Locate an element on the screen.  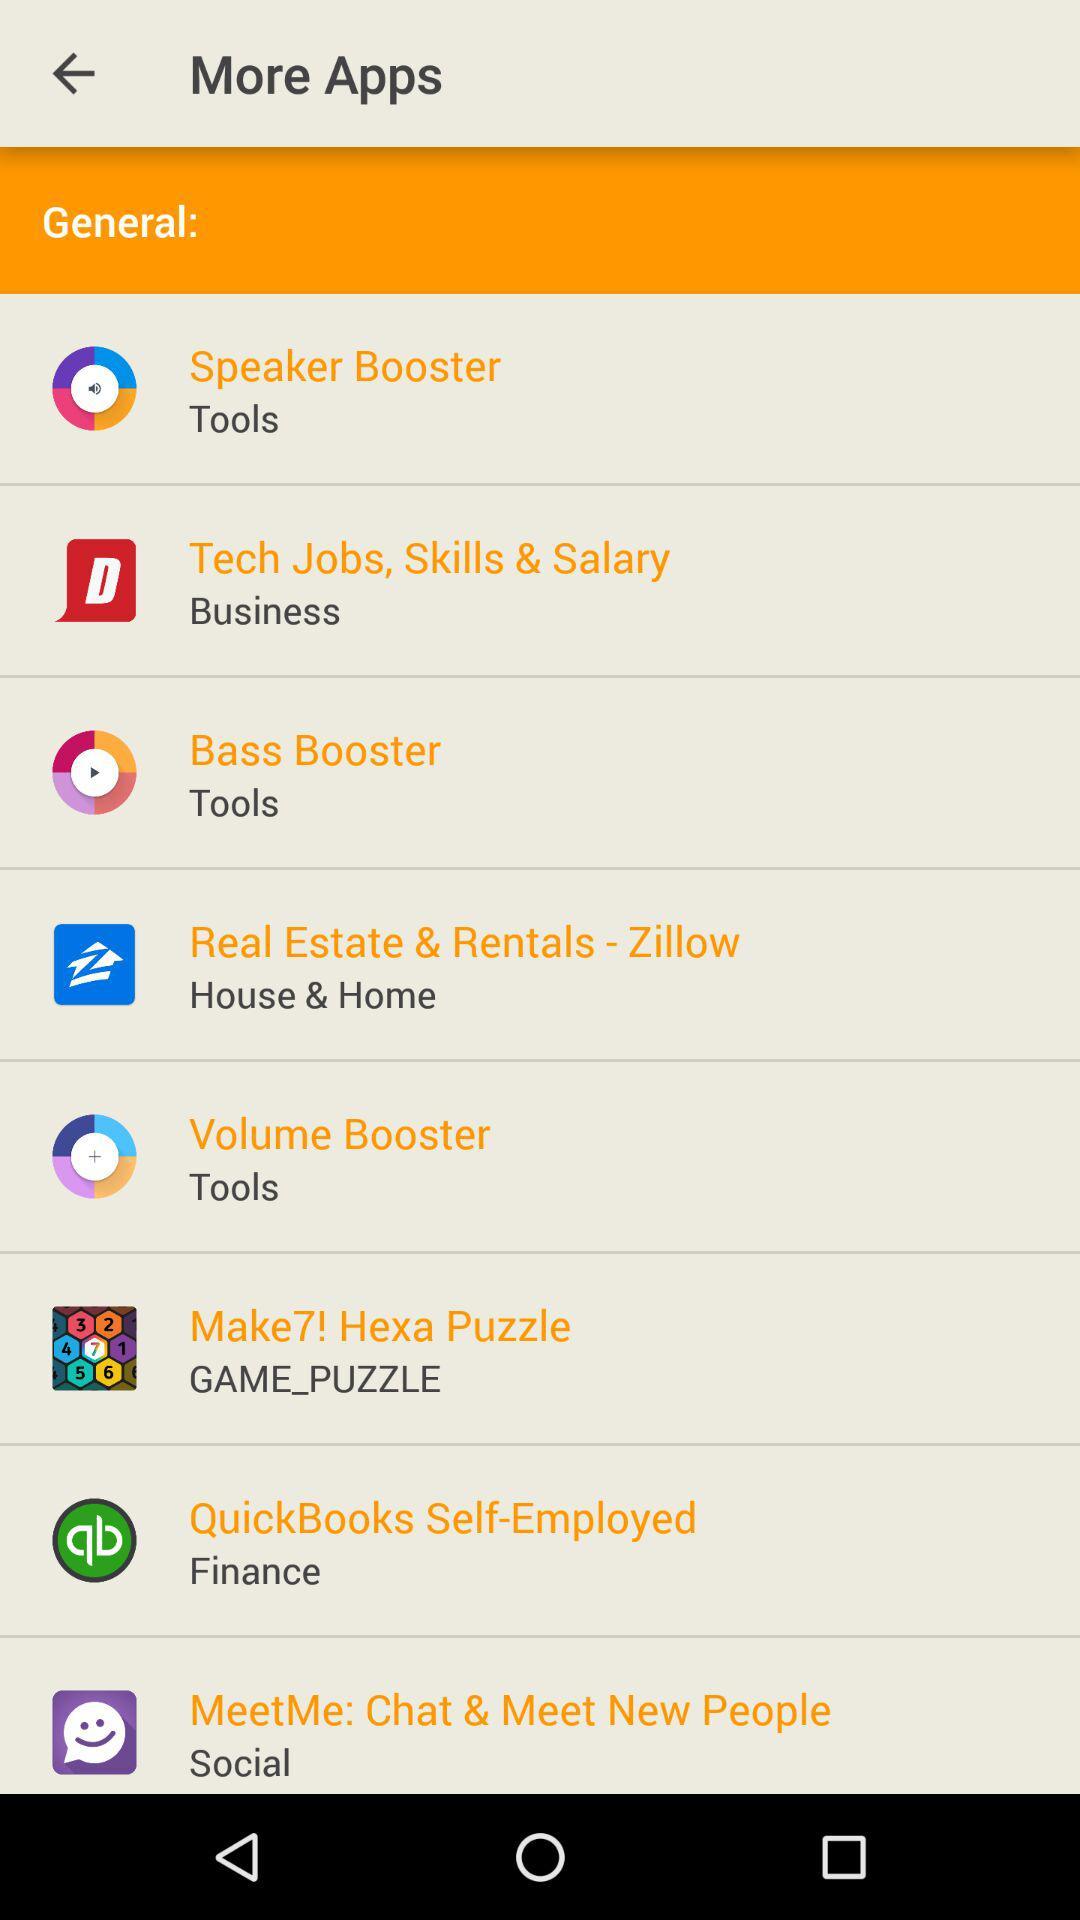
item next to more apps app is located at coordinates (72, 73).